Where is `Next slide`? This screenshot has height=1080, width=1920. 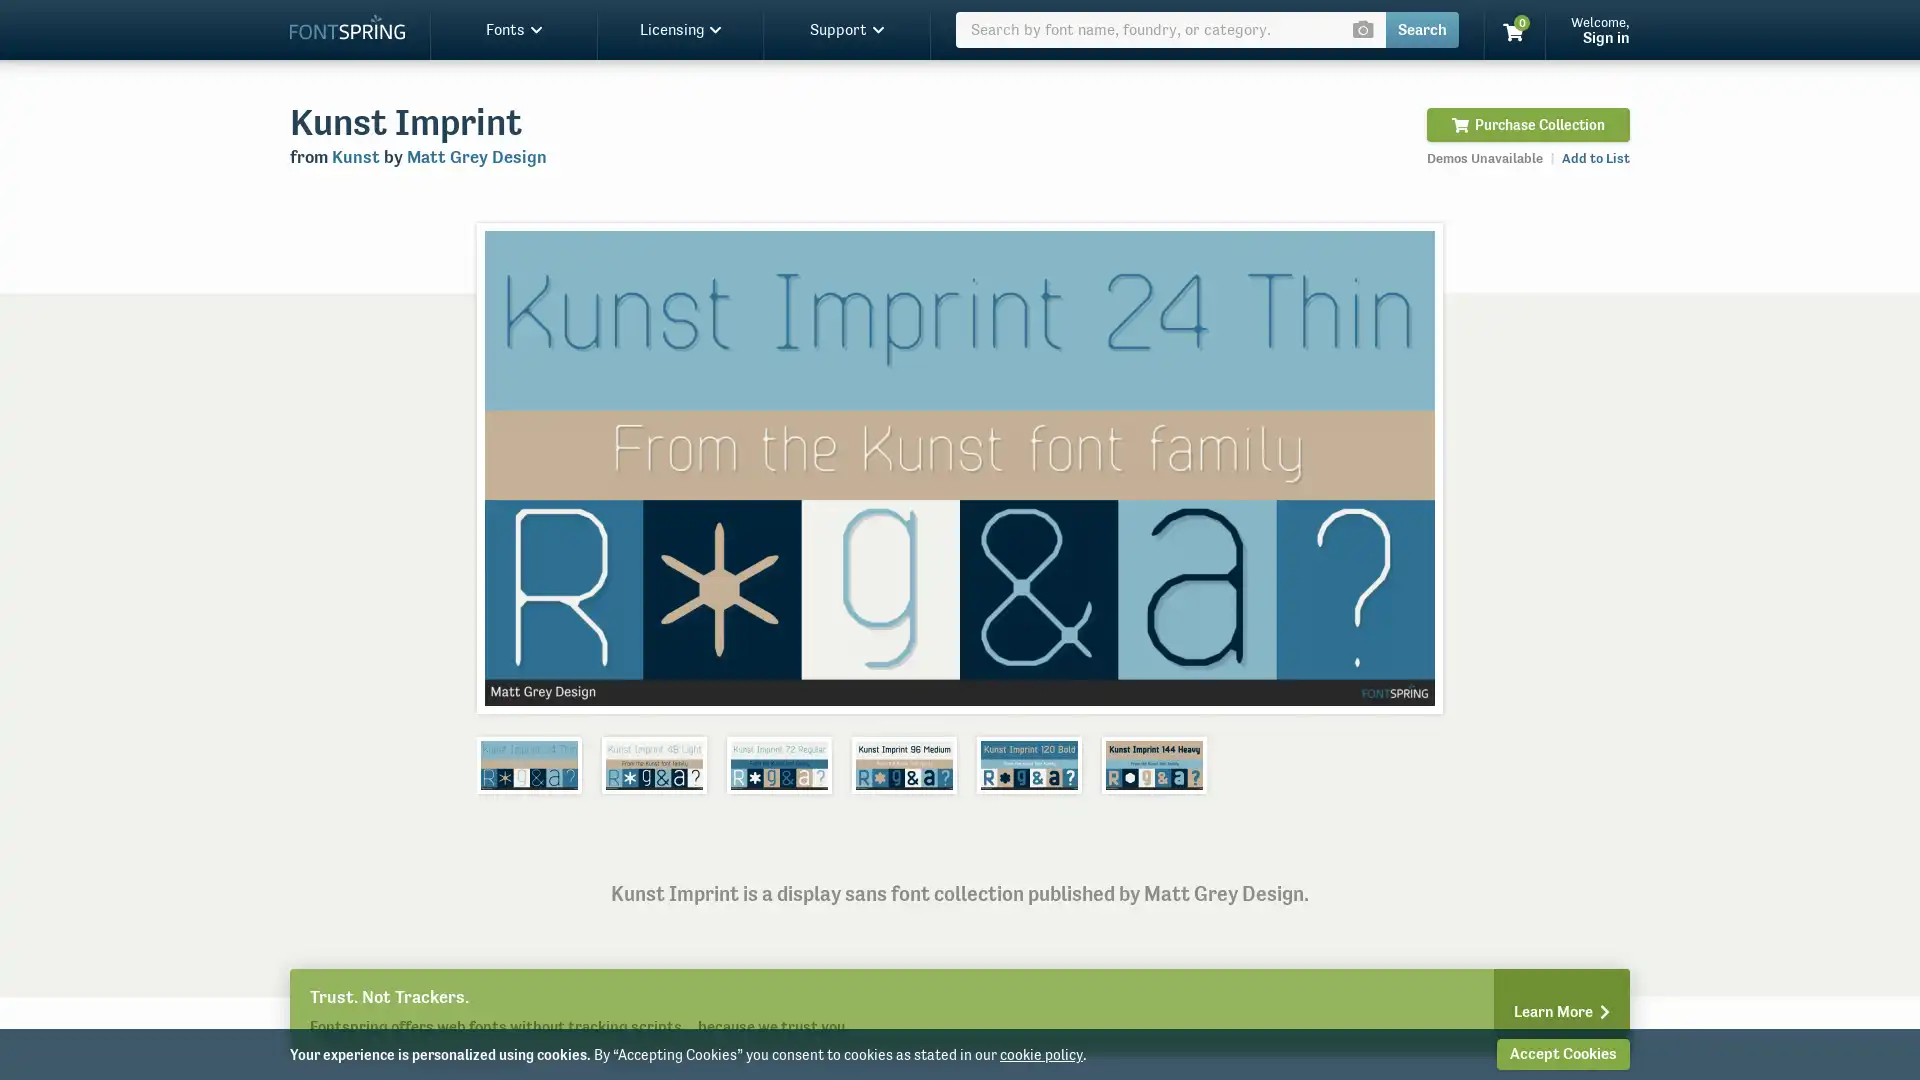 Next slide is located at coordinates (1404, 467).